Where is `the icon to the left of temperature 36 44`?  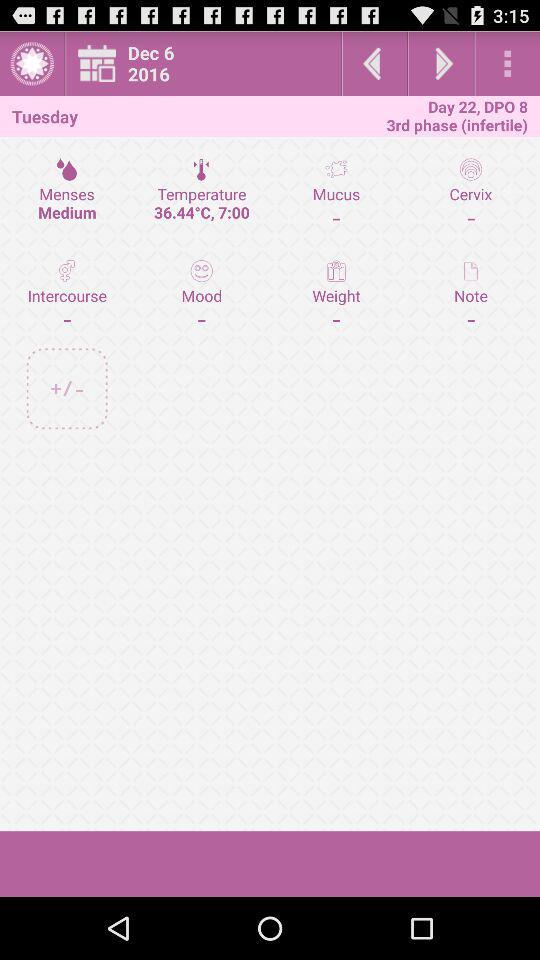 the icon to the left of temperature 36 44 is located at coordinates (67, 293).